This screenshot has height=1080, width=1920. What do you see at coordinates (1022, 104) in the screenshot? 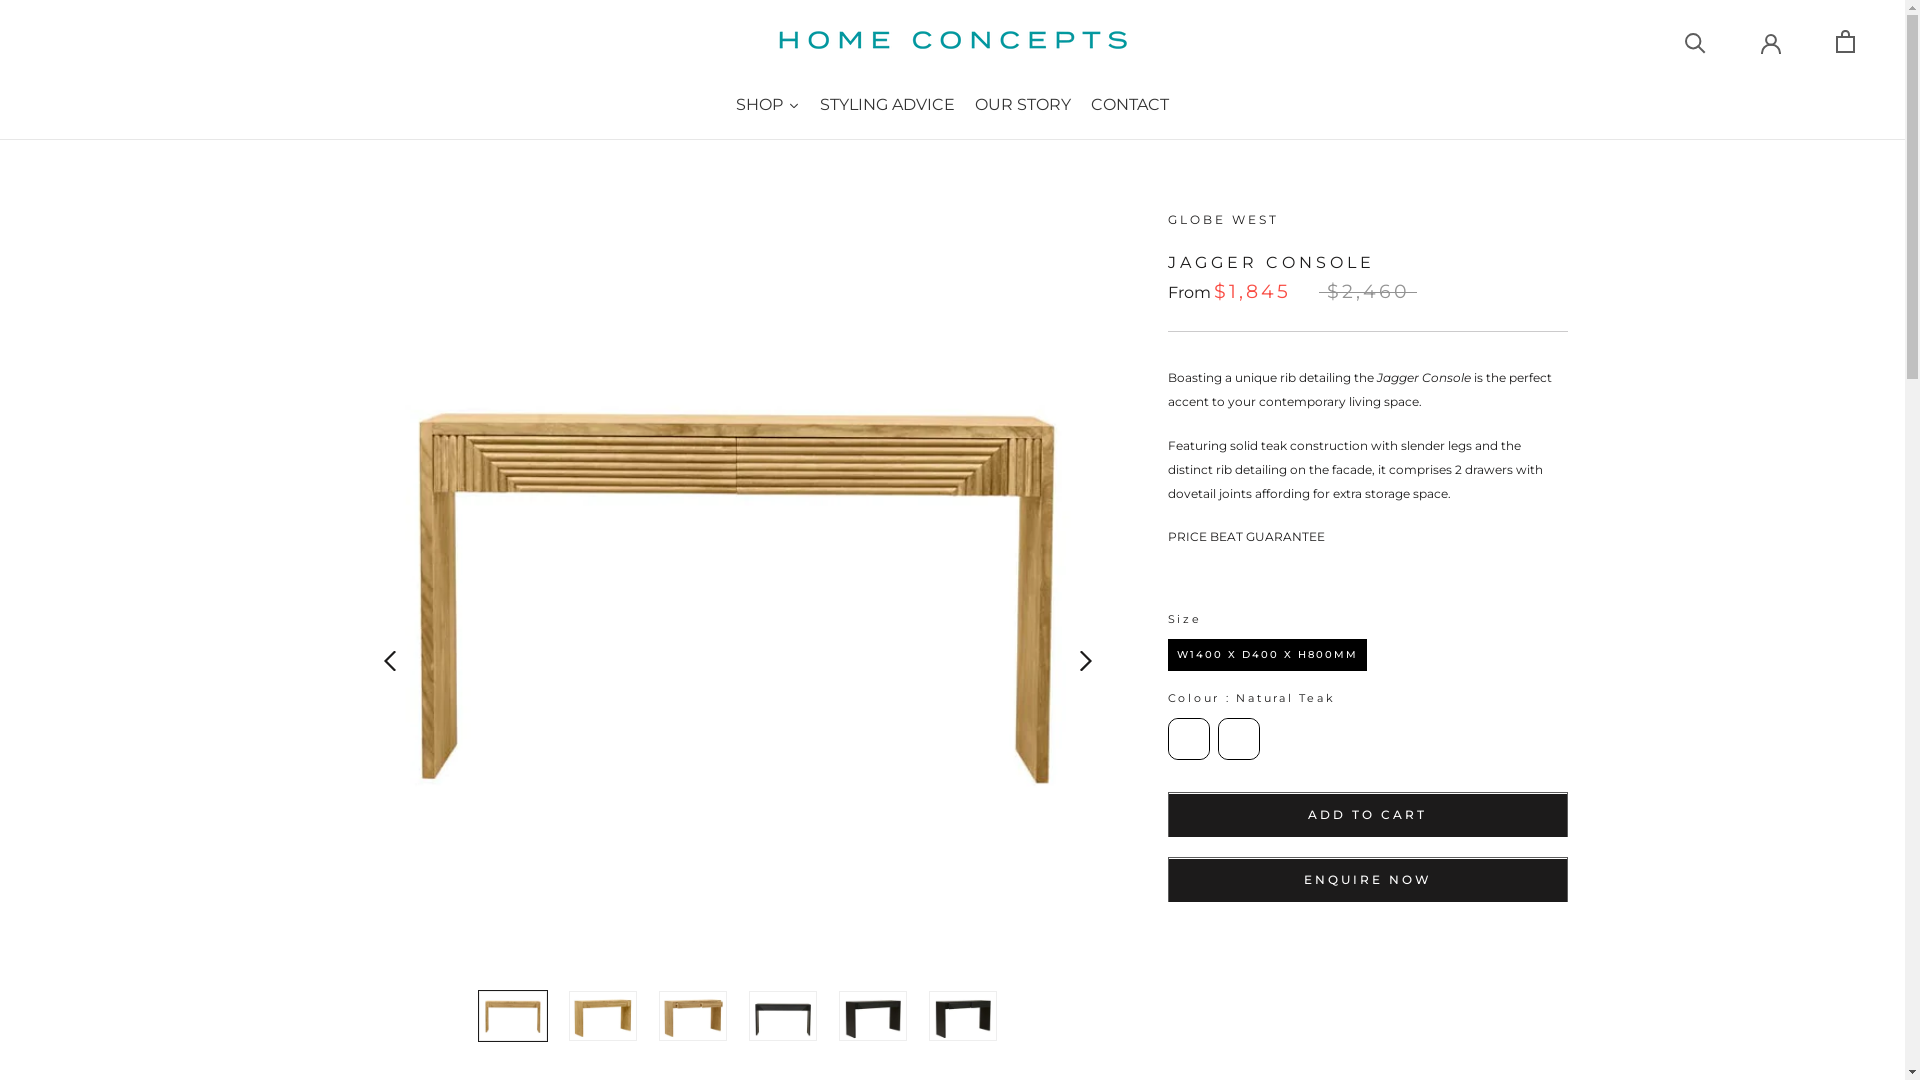
I see `'OUR STORY'` at bounding box center [1022, 104].